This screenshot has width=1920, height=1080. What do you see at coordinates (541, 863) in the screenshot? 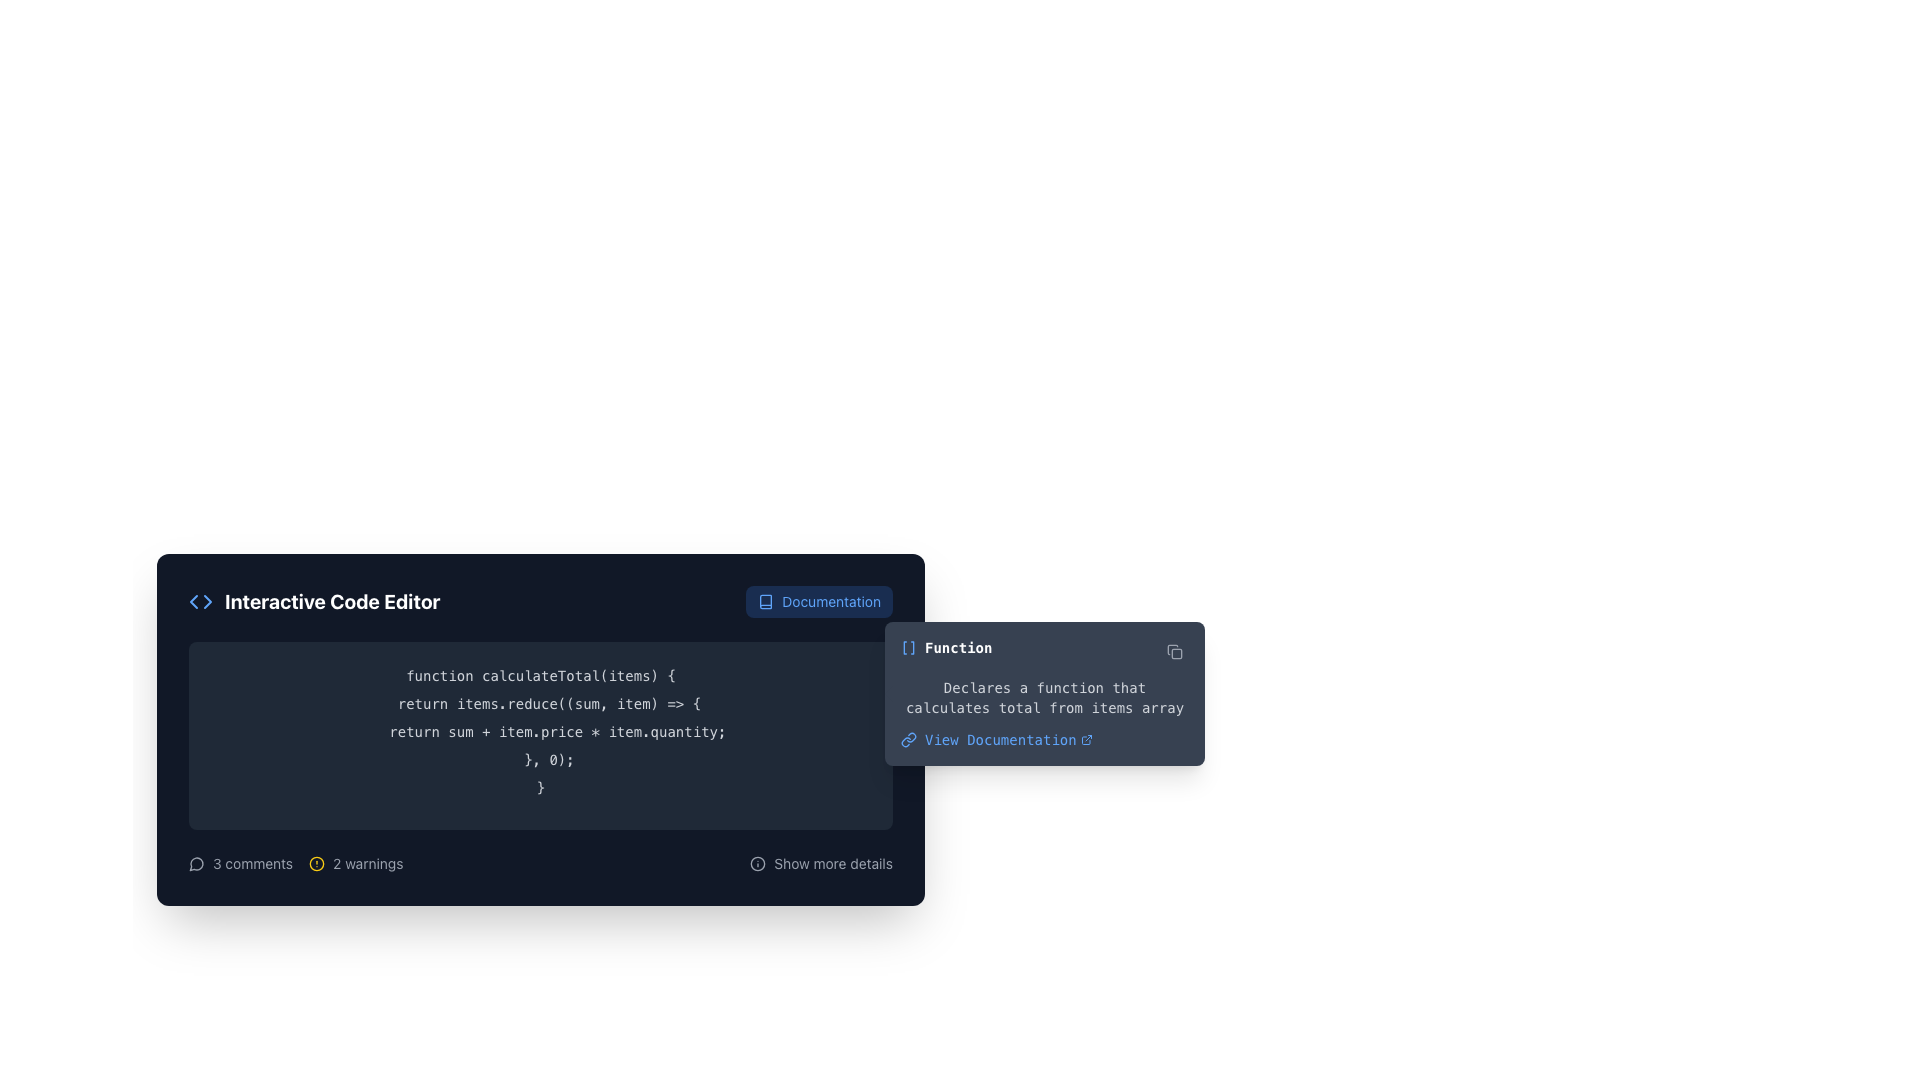
I see `displayed counts of comments ('3 comments') and warnings ('2 warnings') from the informational bar located at the bottom of the Interactive Code Editor component` at bounding box center [541, 863].